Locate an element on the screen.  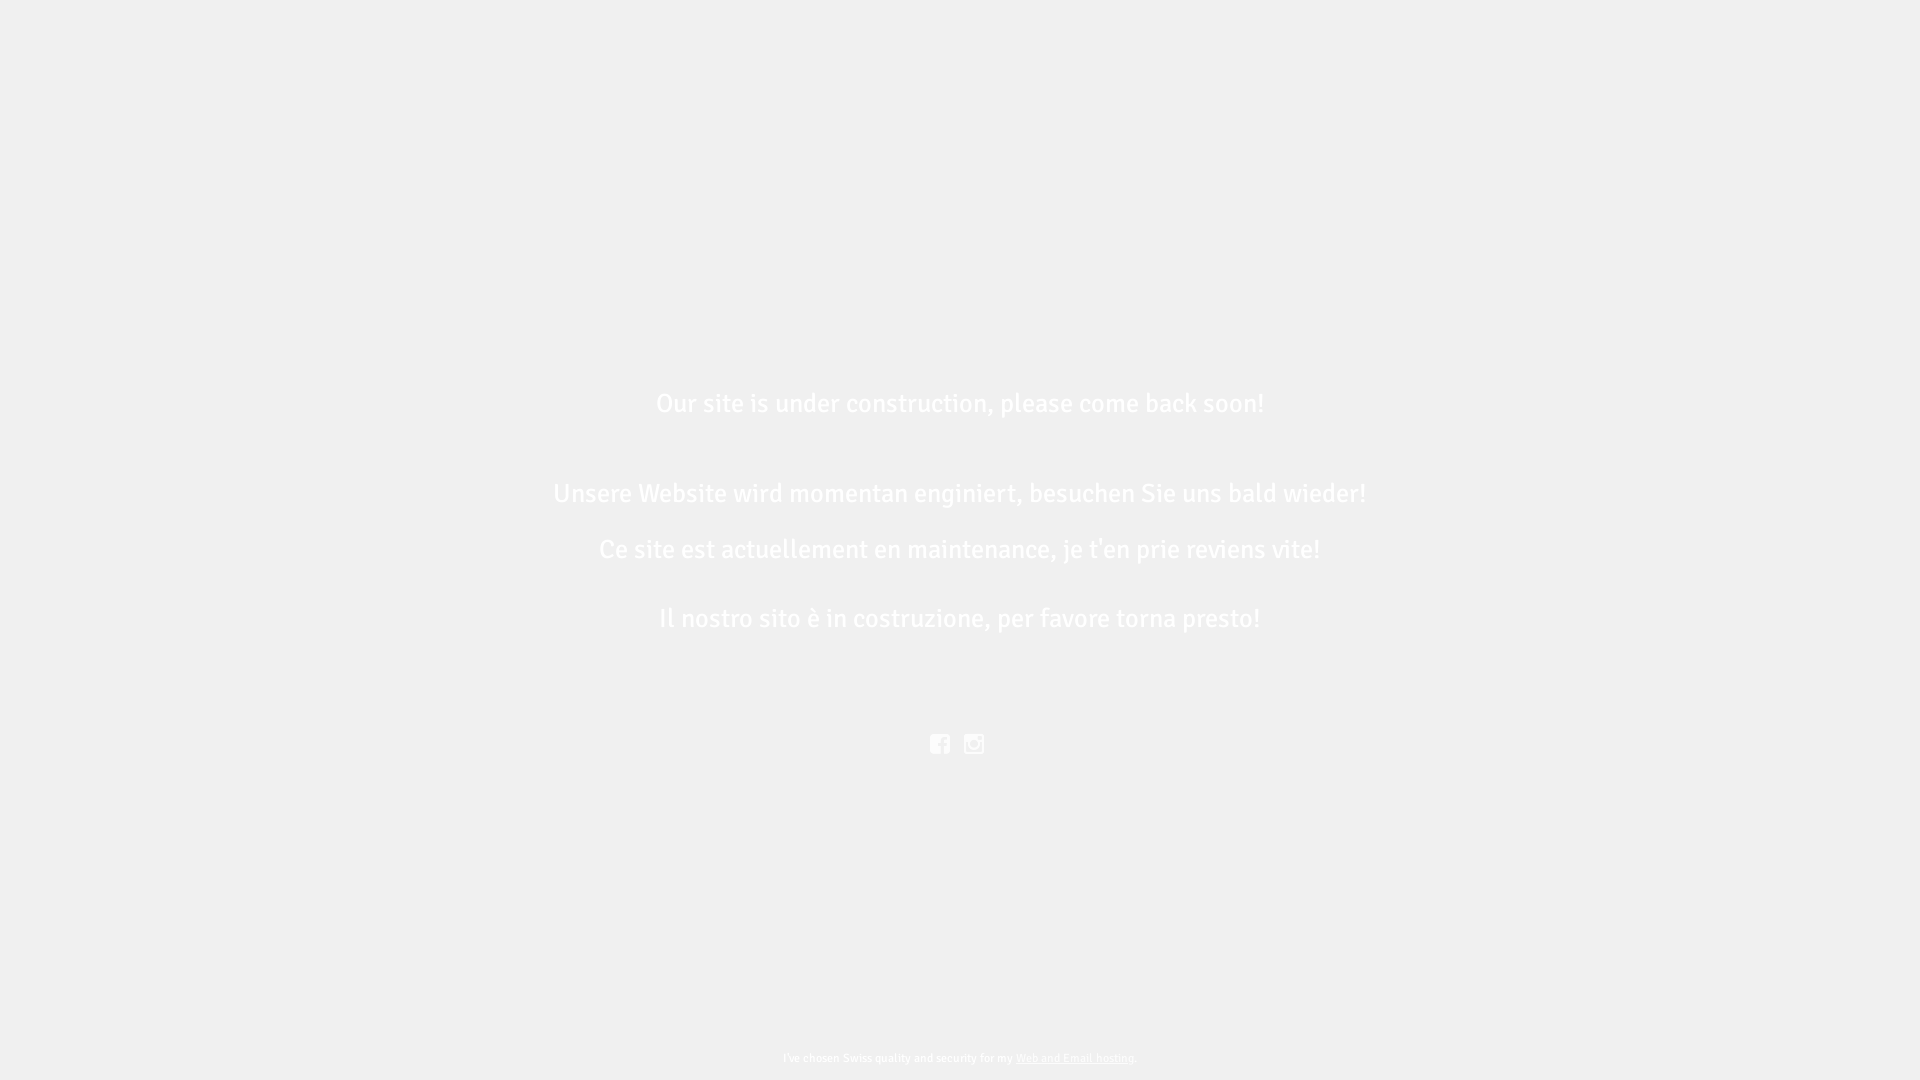
'Facebook' is located at coordinates (938, 743).